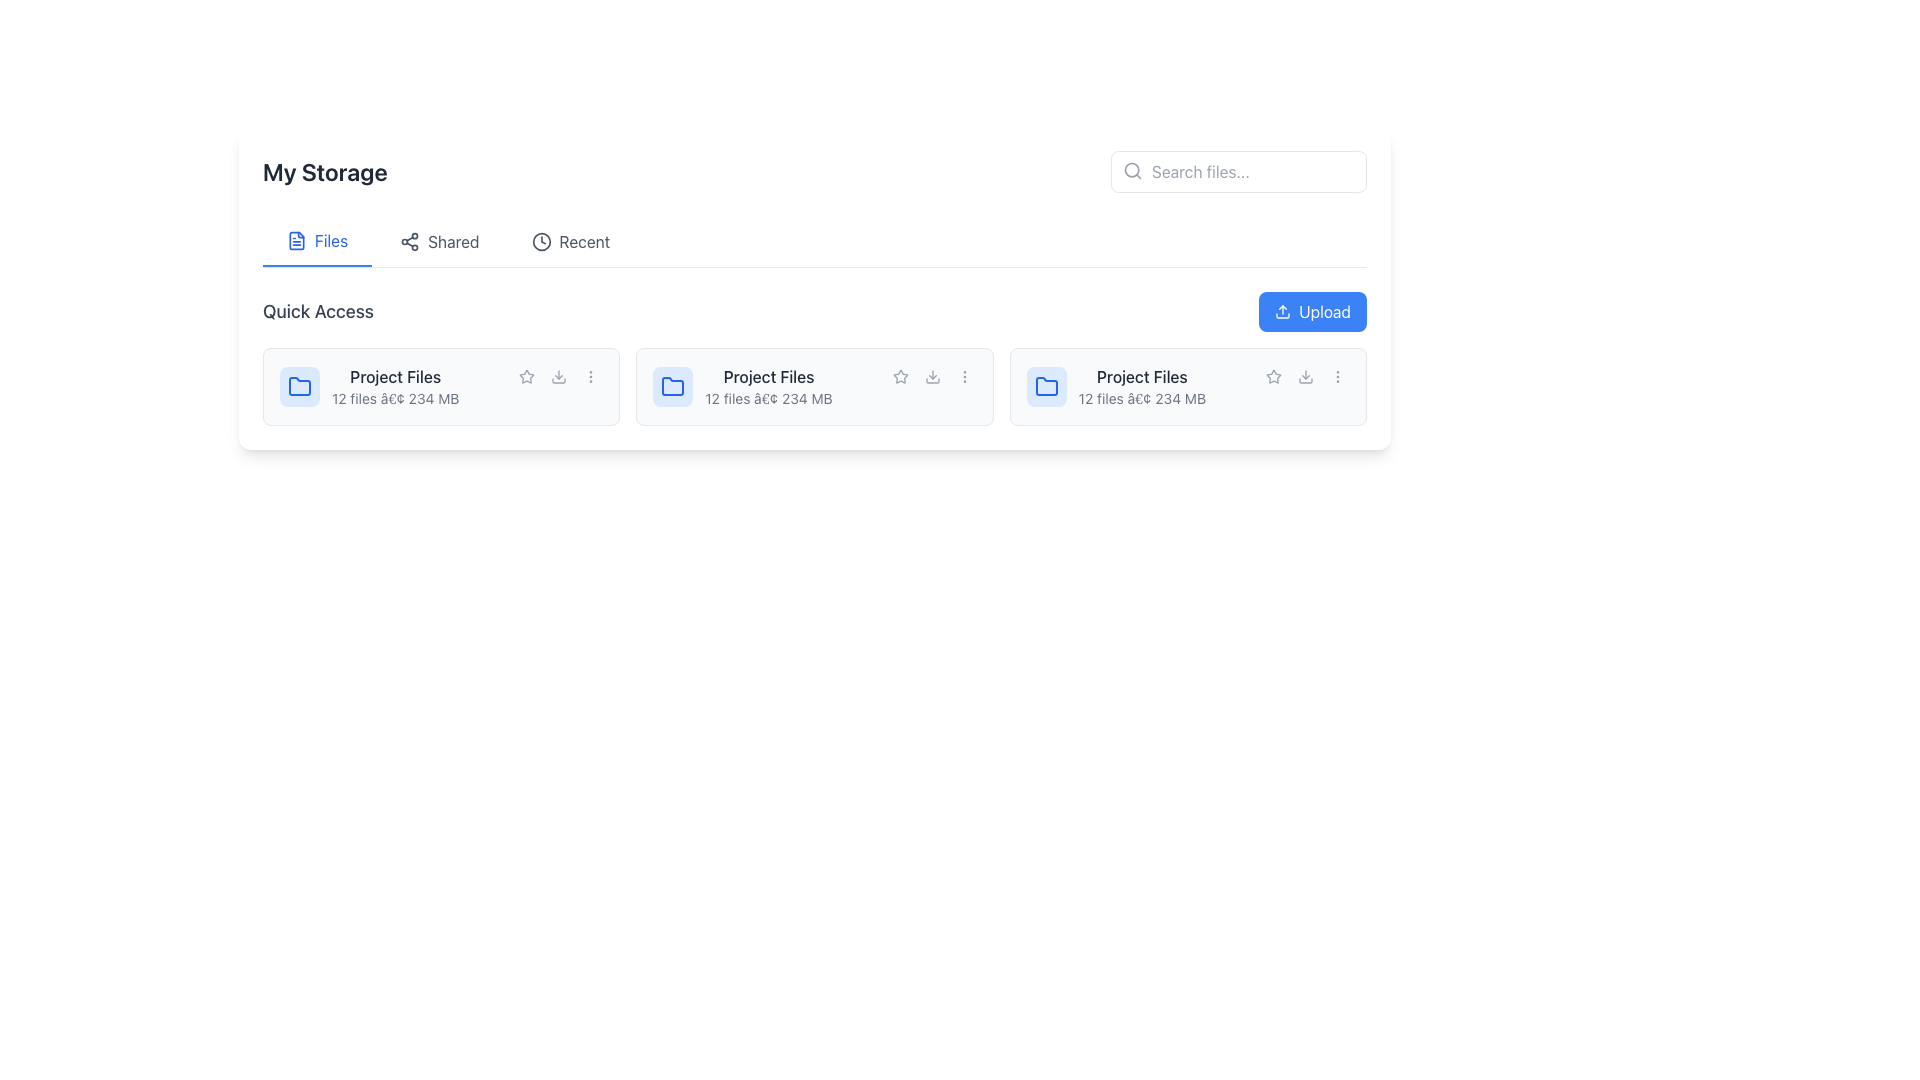 The width and height of the screenshot is (1920, 1080). I want to click on the star-shaped icon button with a hollow gray outline located at the top-center of the card layout, so click(899, 377).